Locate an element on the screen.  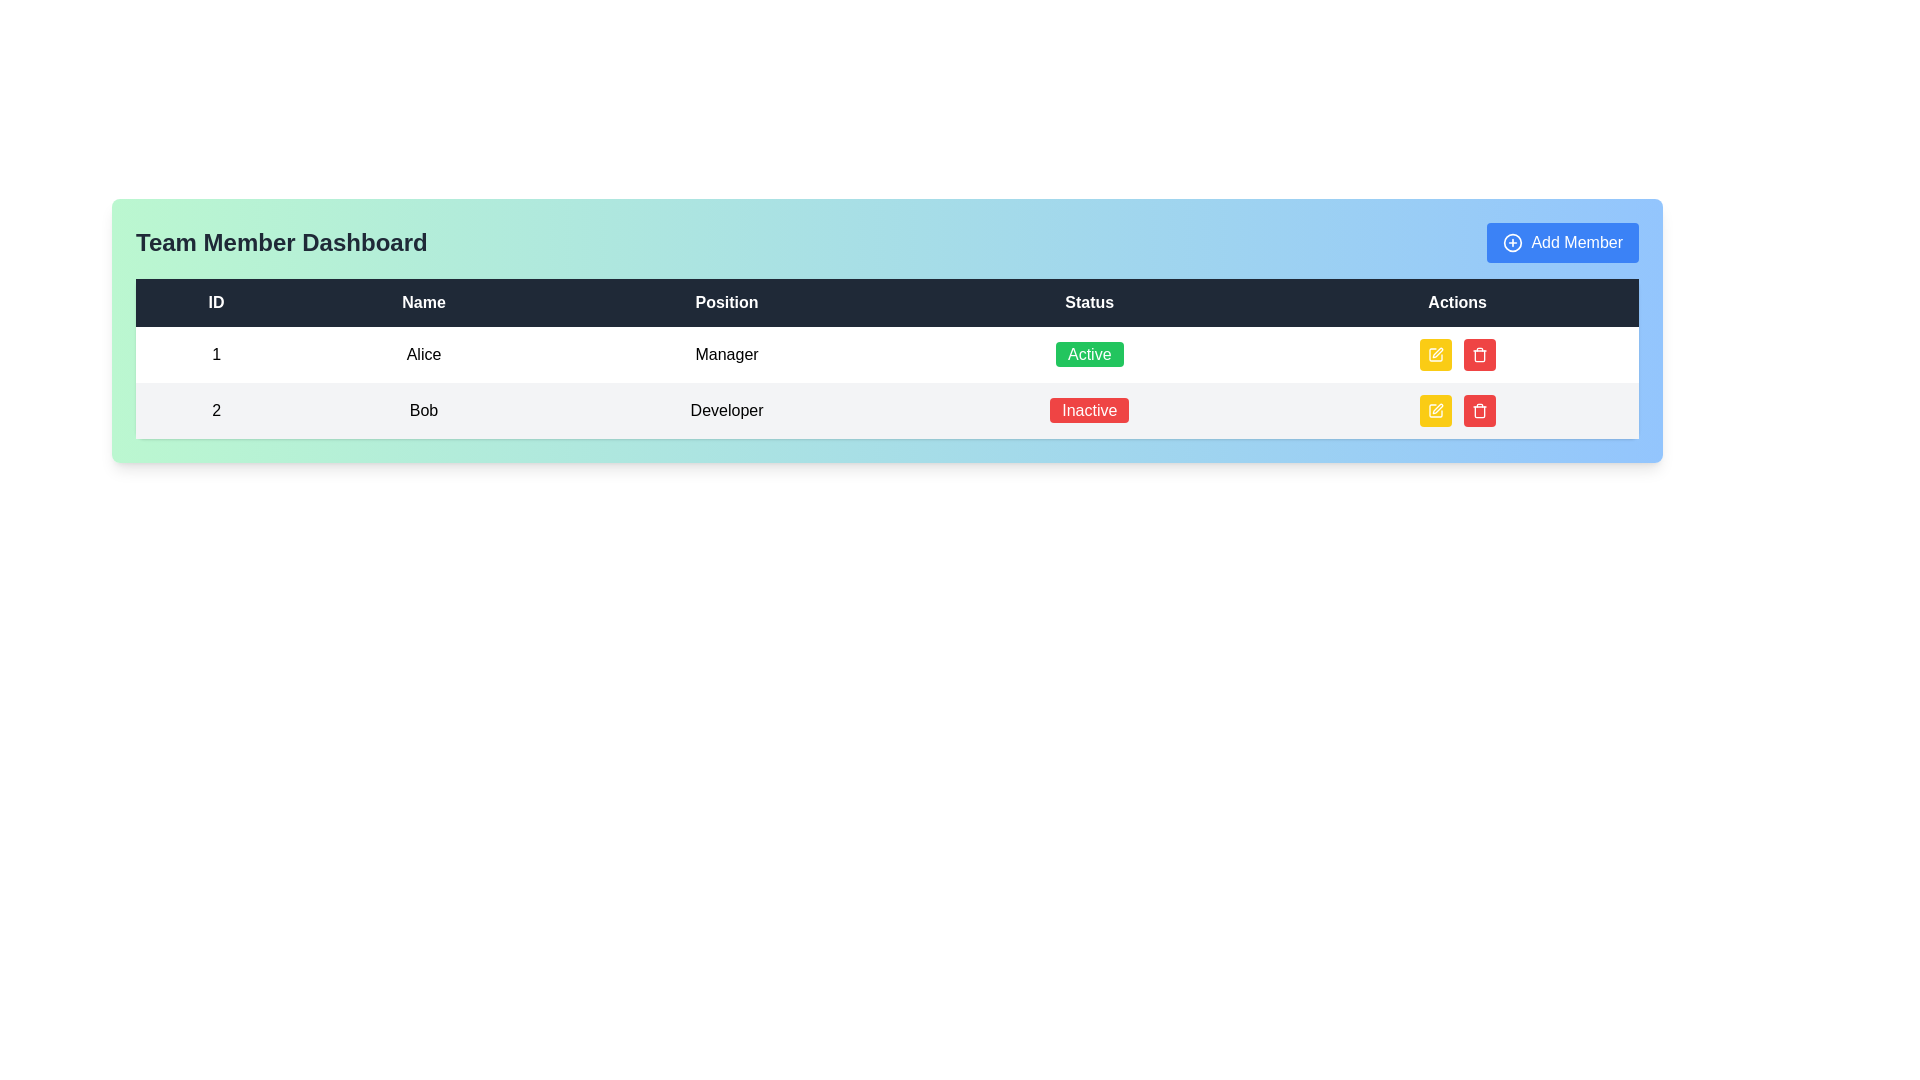
the display-only text field indicating Bob's position as a Developer in the Position column of the table is located at coordinates (726, 410).